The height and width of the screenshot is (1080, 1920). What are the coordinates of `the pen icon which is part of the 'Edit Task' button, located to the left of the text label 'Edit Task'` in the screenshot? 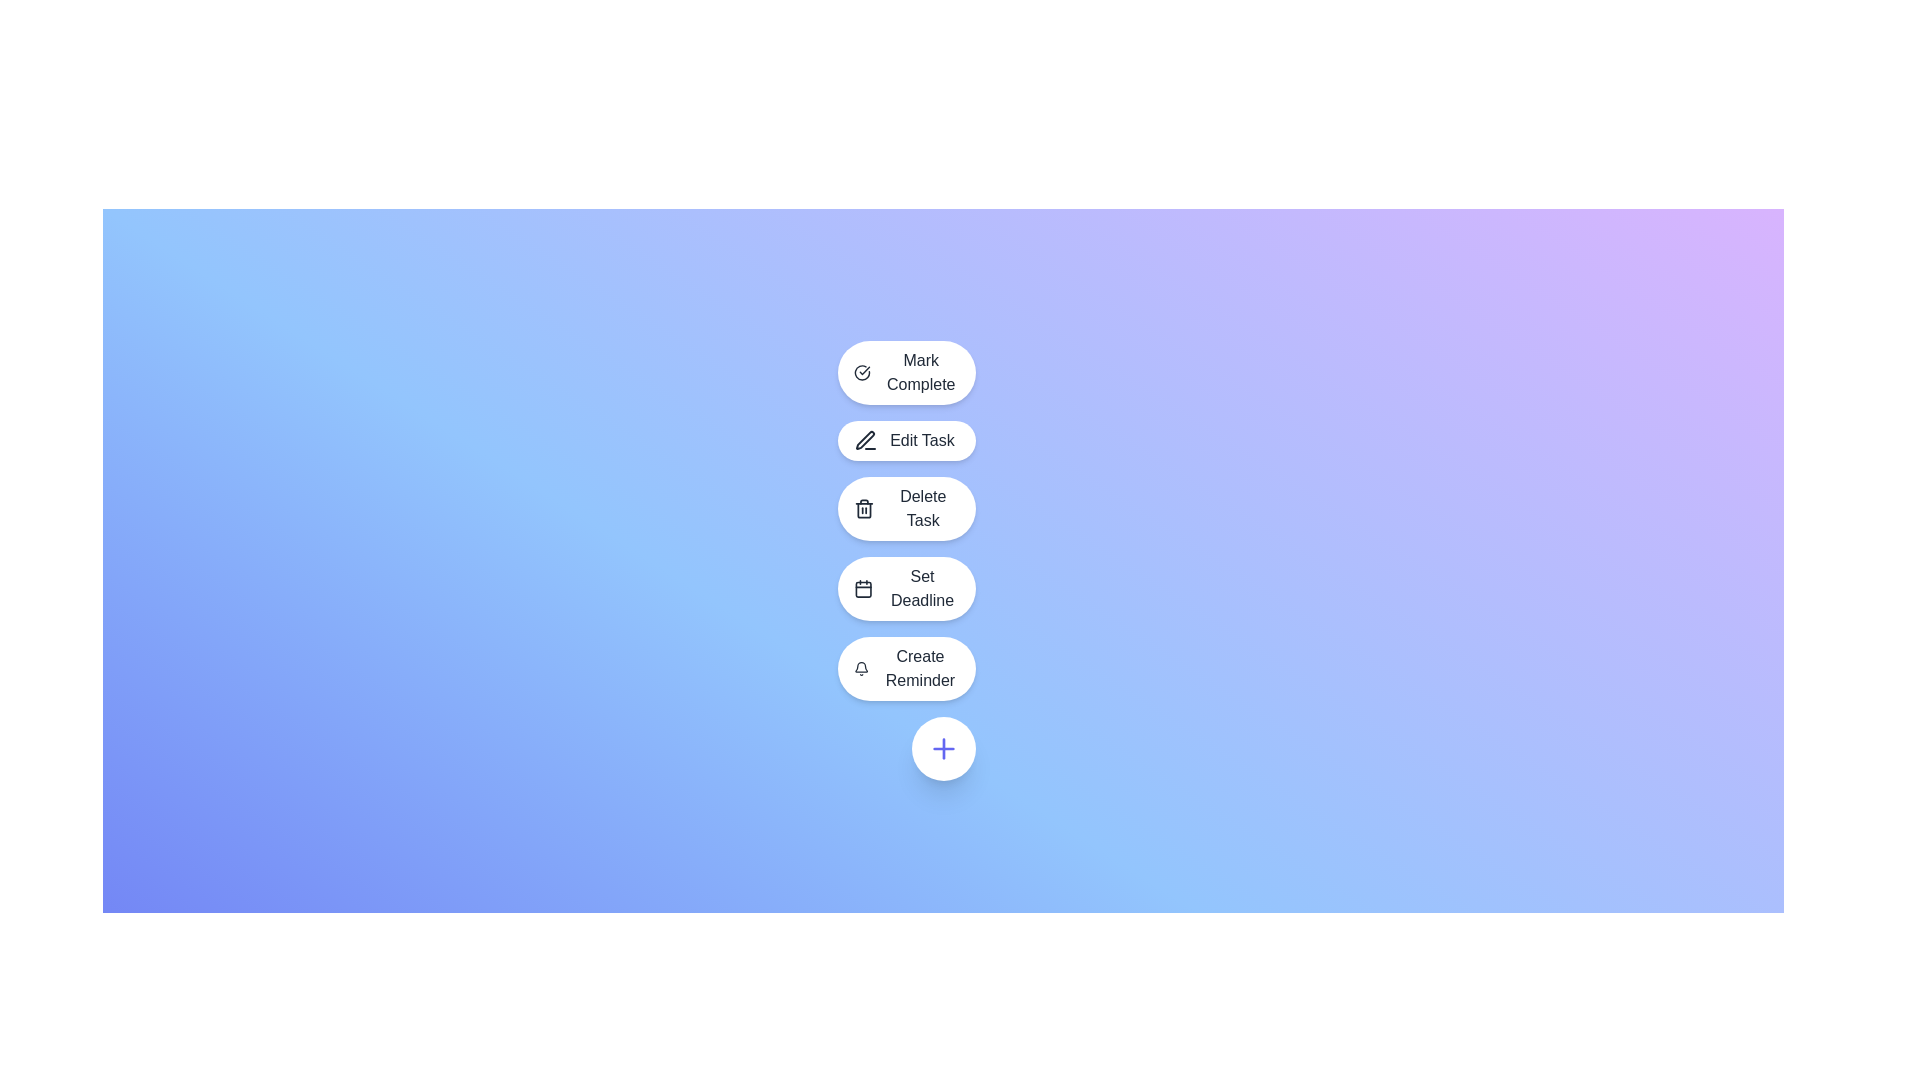 It's located at (866, 439).